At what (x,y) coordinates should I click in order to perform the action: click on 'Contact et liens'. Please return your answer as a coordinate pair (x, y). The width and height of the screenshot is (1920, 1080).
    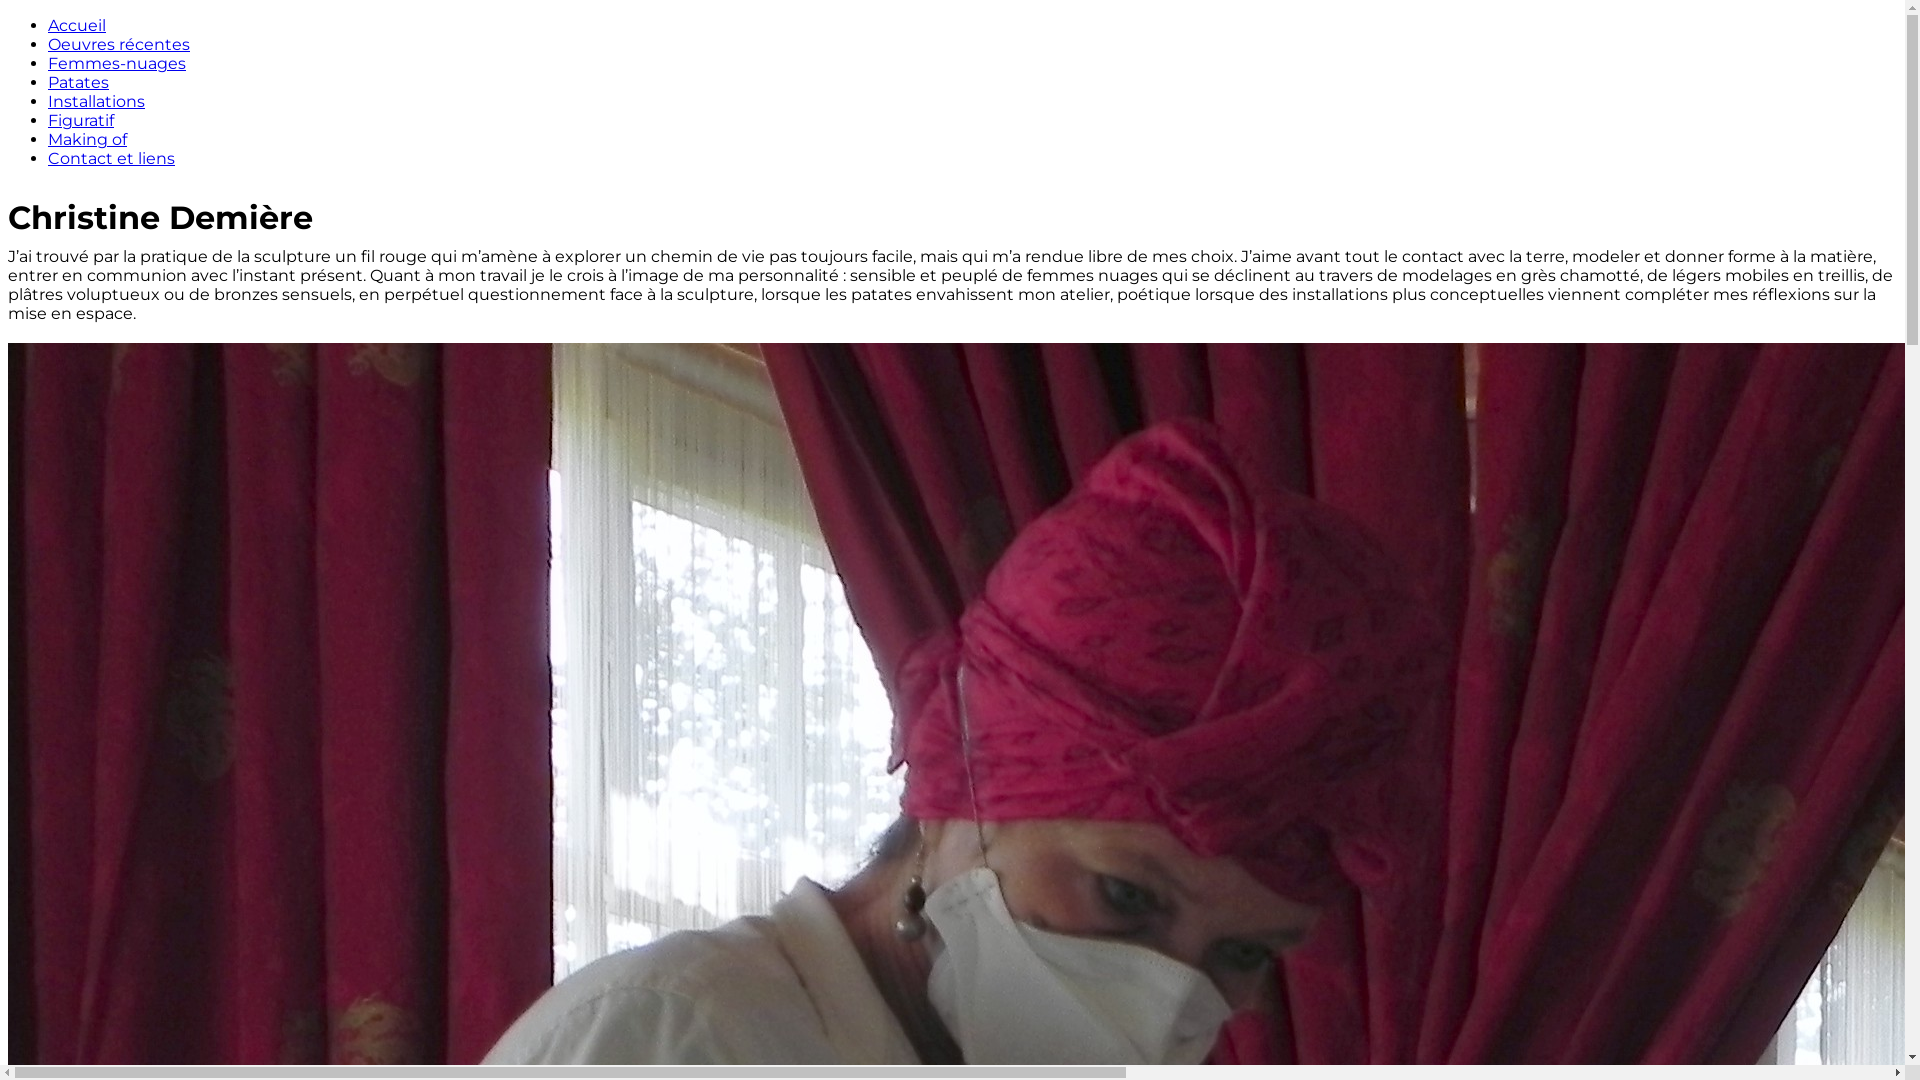
    Looking at the image, I should click on (110, 157).